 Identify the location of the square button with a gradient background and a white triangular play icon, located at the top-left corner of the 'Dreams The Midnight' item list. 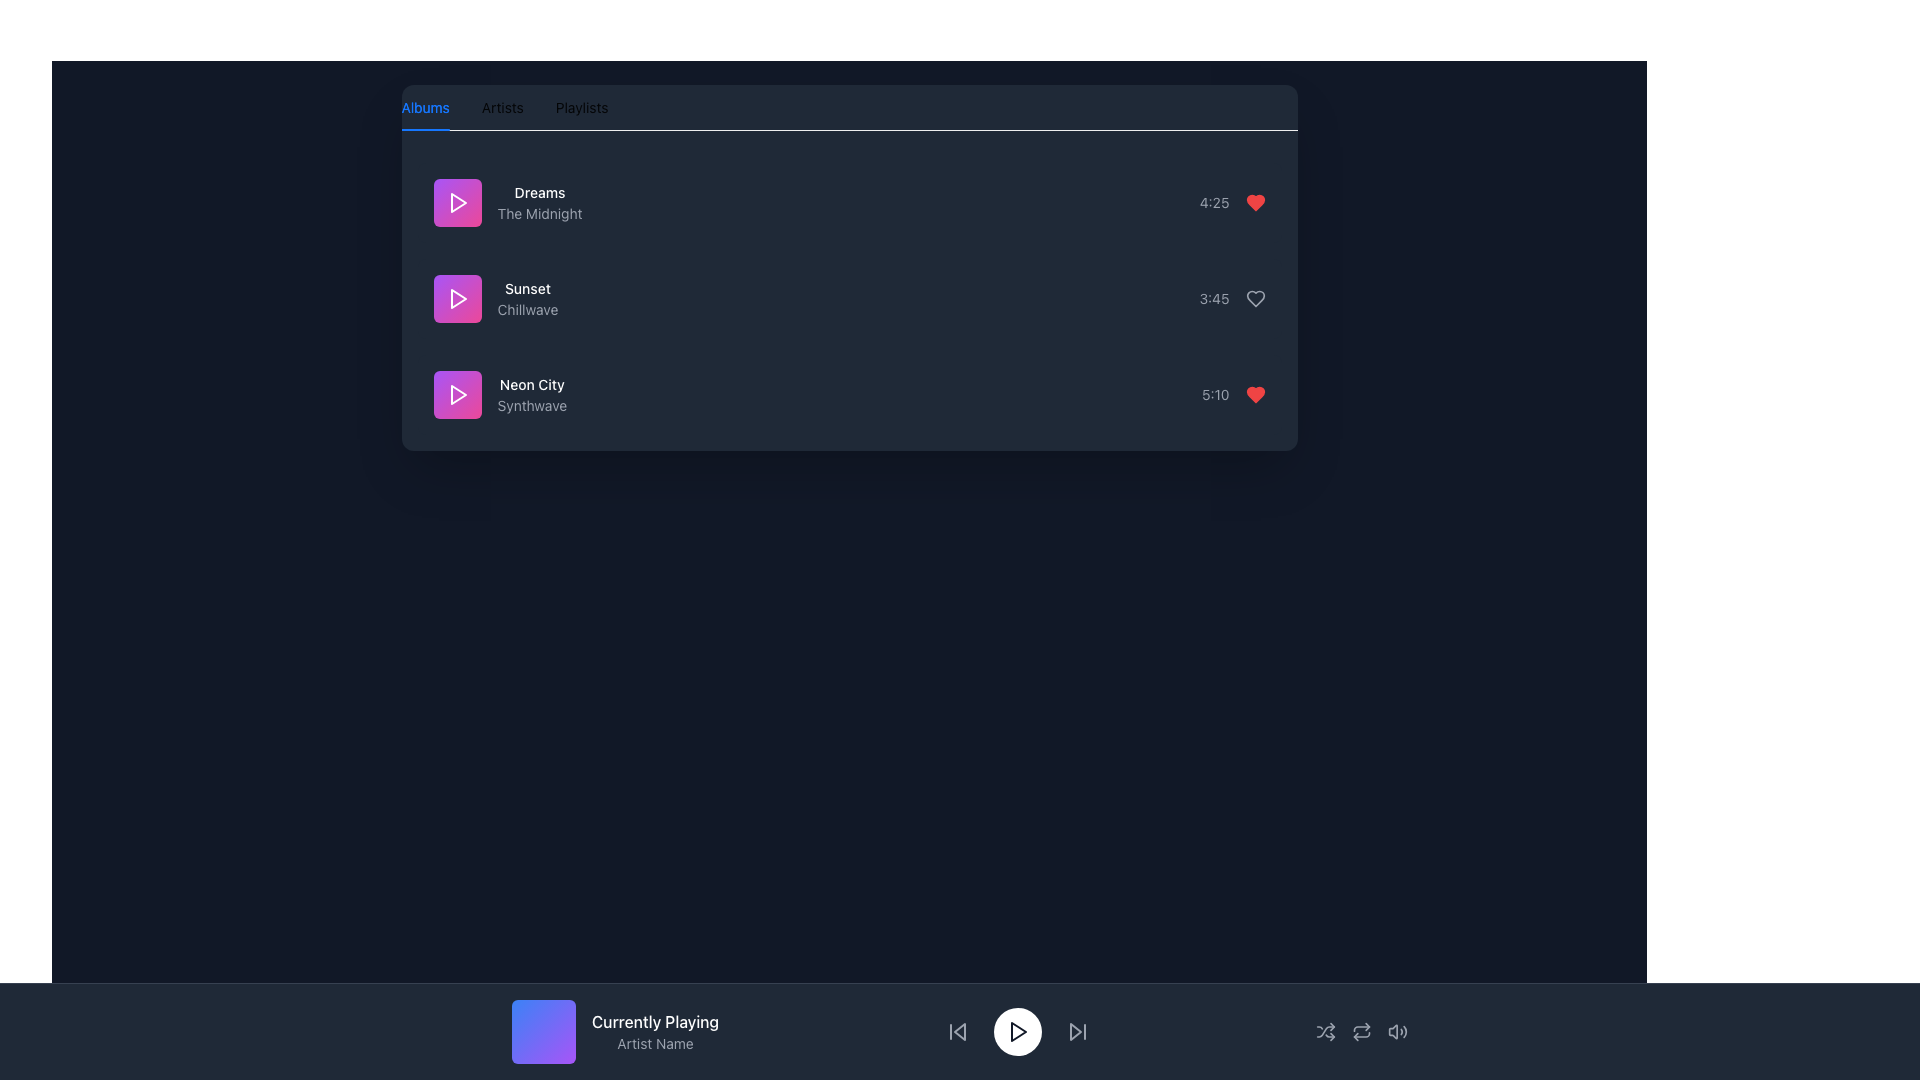
(456, 203).